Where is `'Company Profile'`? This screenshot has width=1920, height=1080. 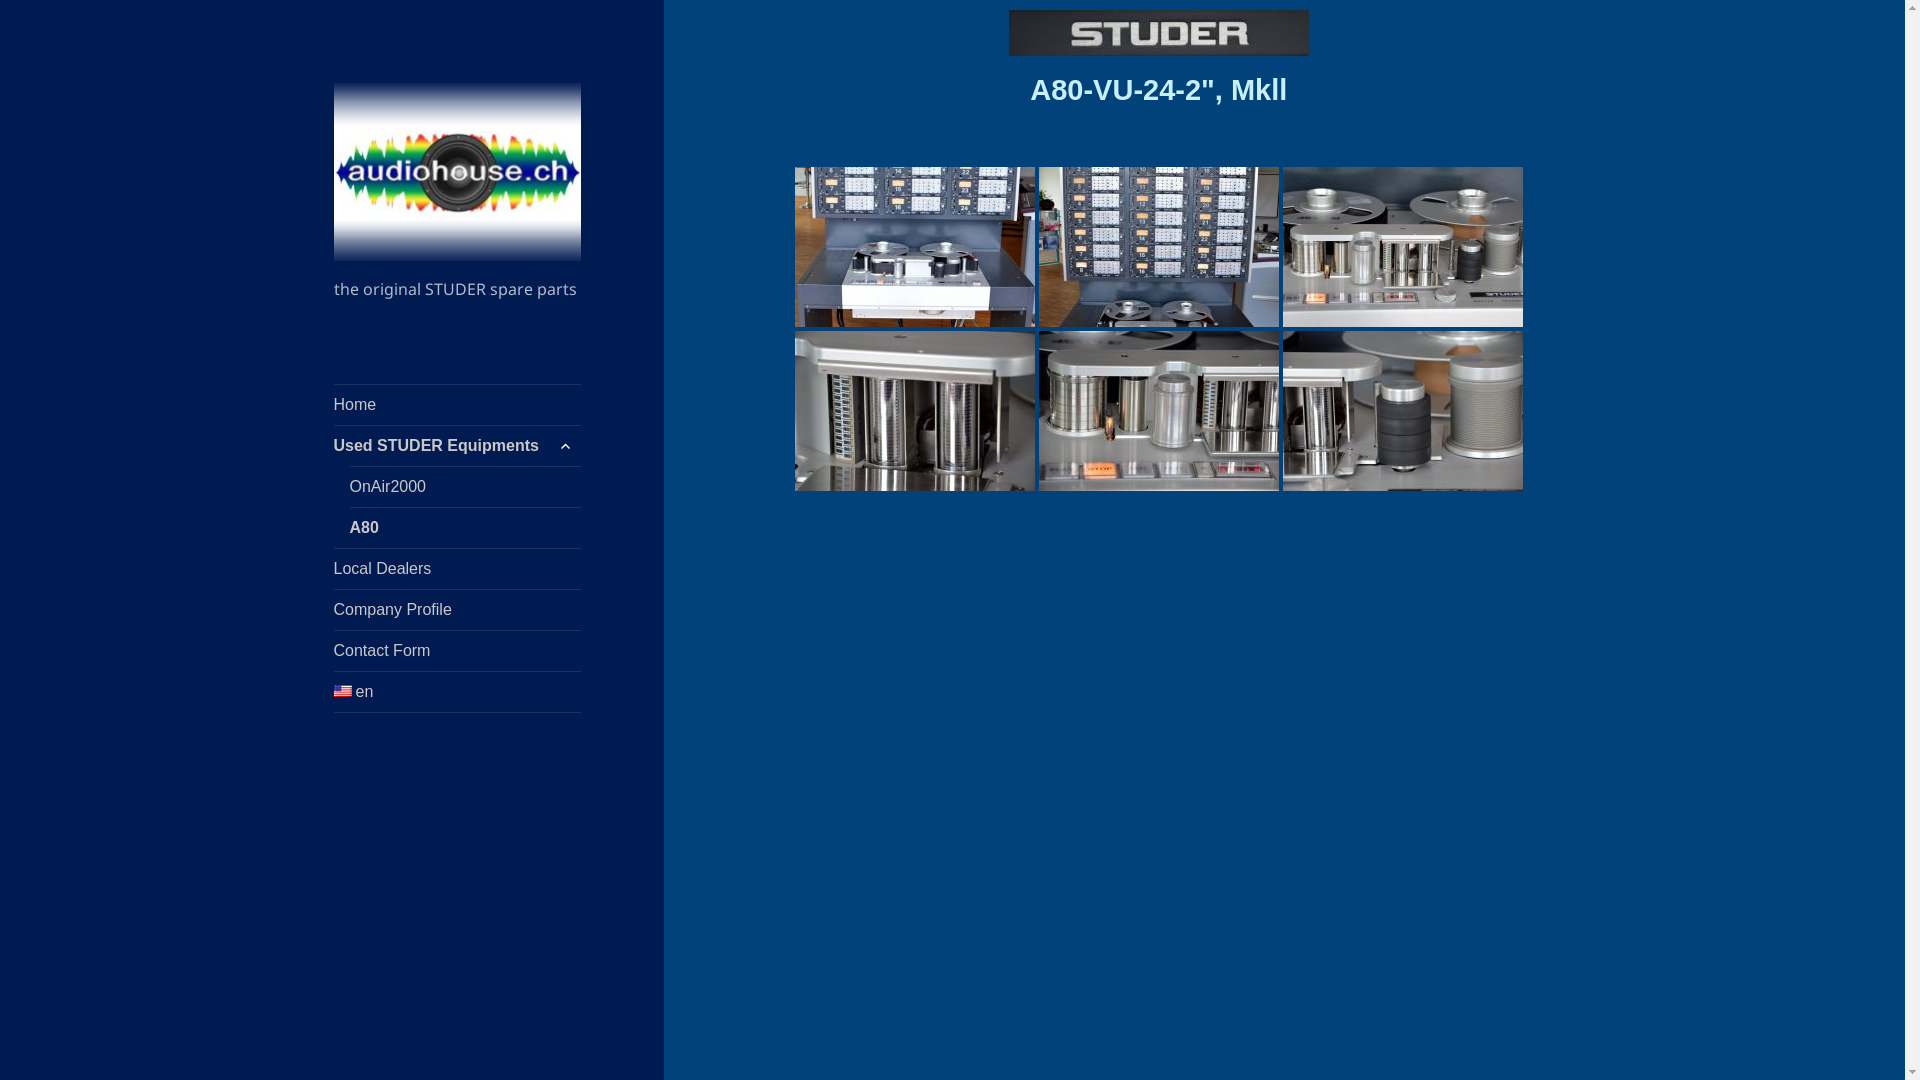 'Company Profile' is located at coordinates (456, 608).